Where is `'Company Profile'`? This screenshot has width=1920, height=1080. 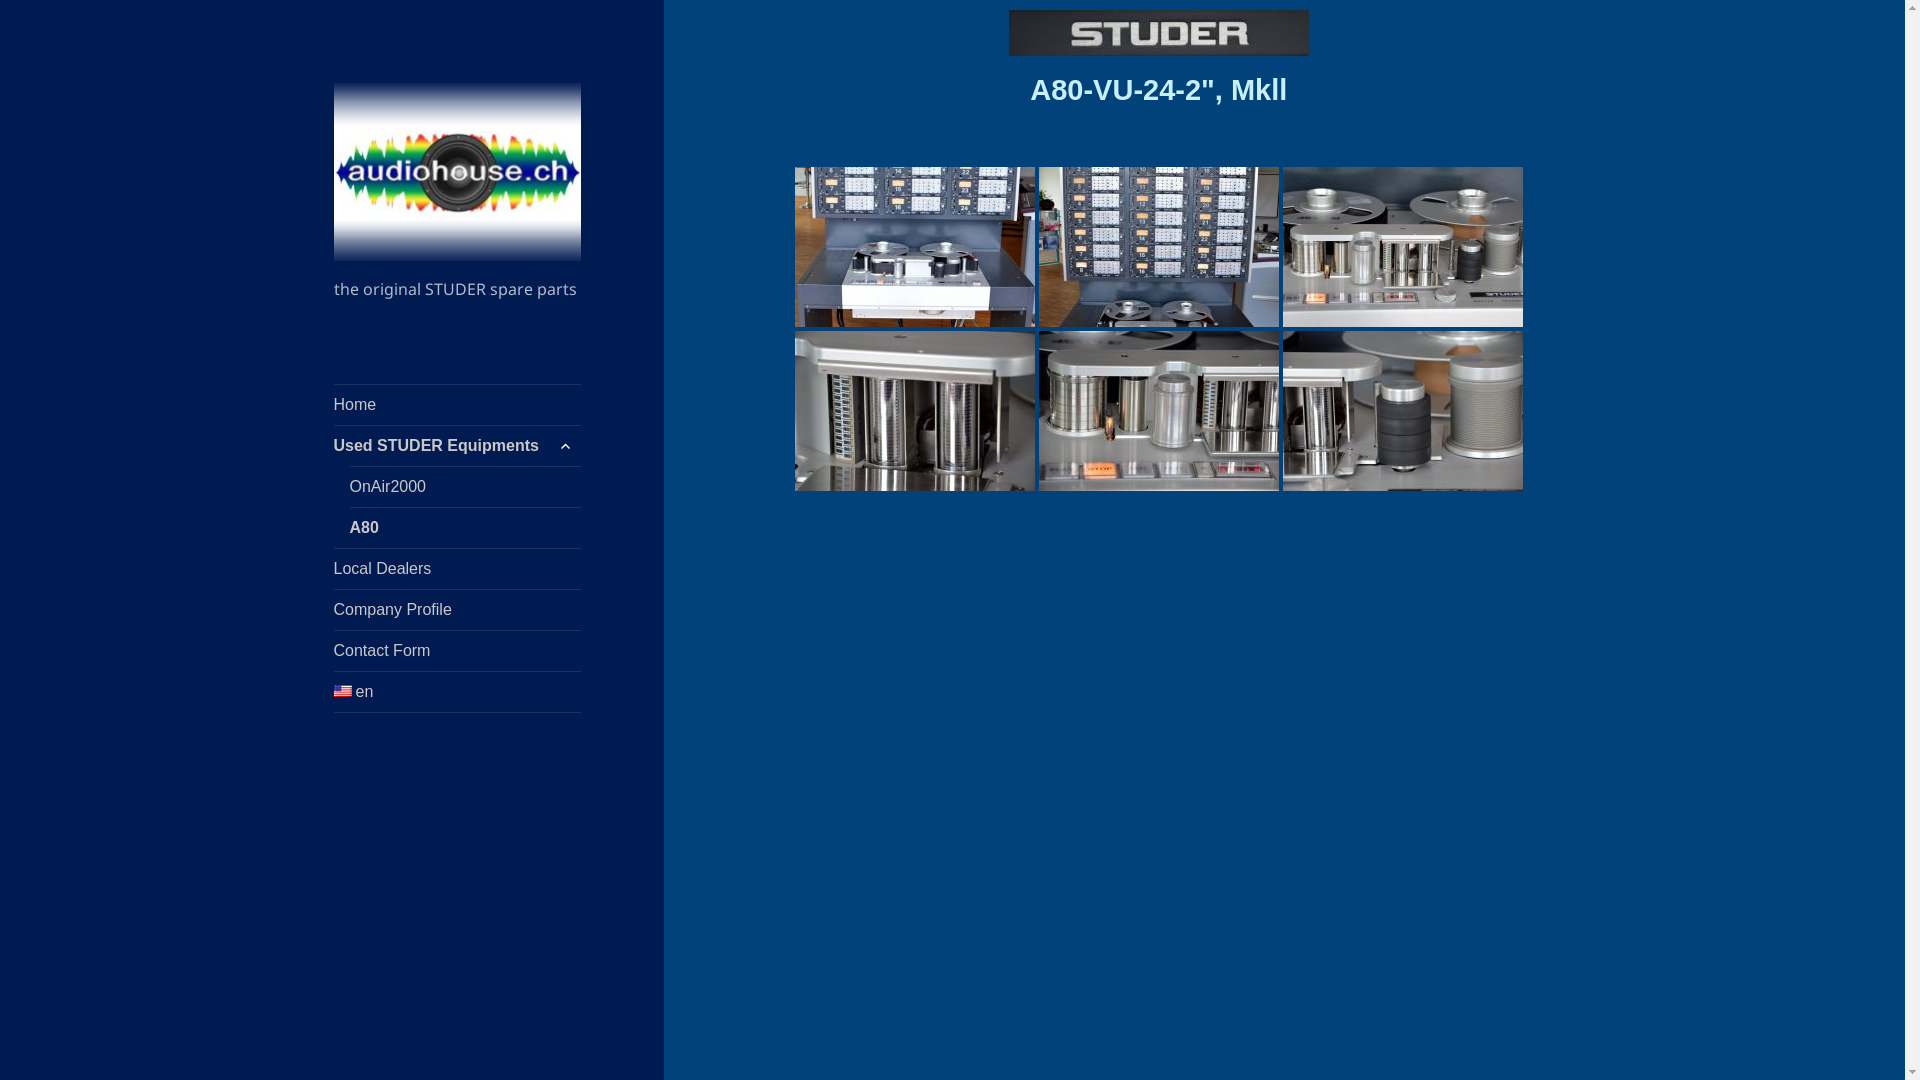 'Company Profile' is located at coordinates (456, 608).